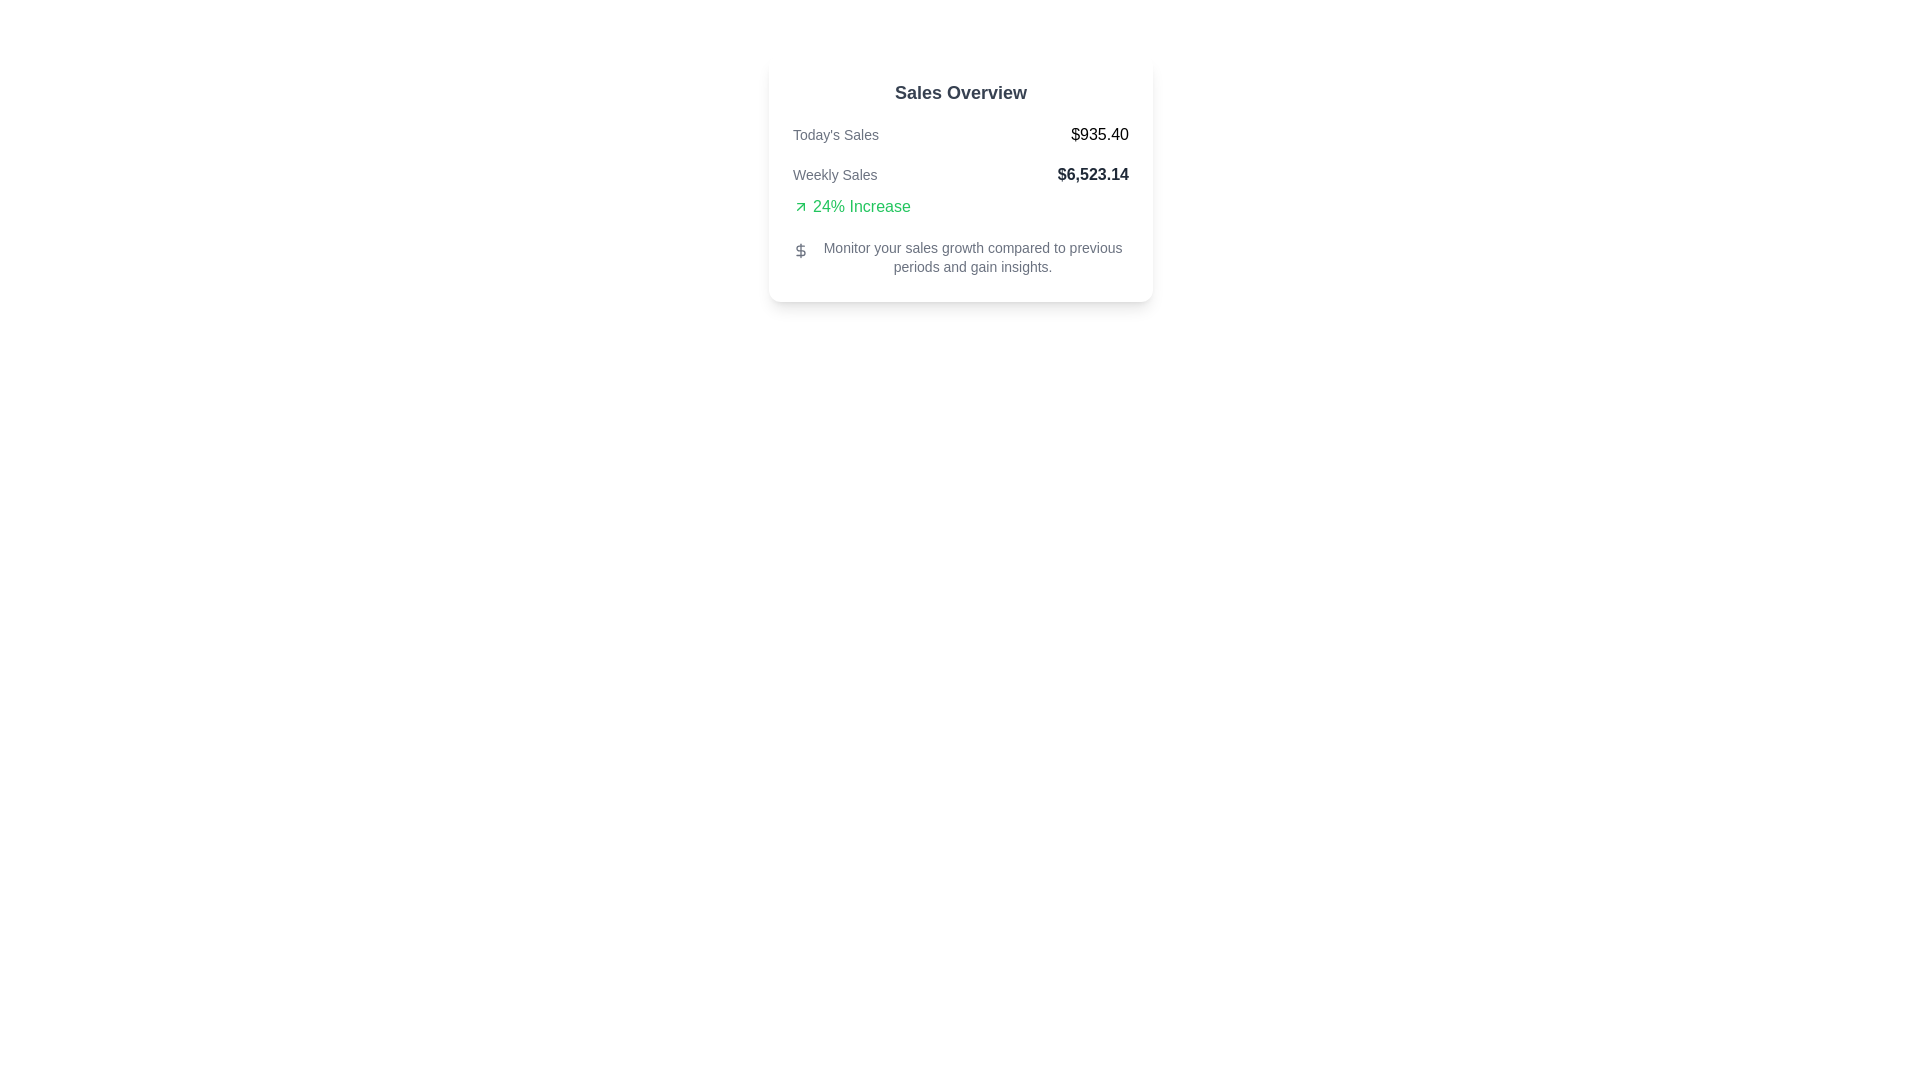 Image resolution: width=1920 pixels, height=1080 pixels. Describe the element at coordinates (835, 135) in the screenshot. I see `the static text label at the beginning of the 'Sales Overview' card, which describes the financial data being displayed` at that location.